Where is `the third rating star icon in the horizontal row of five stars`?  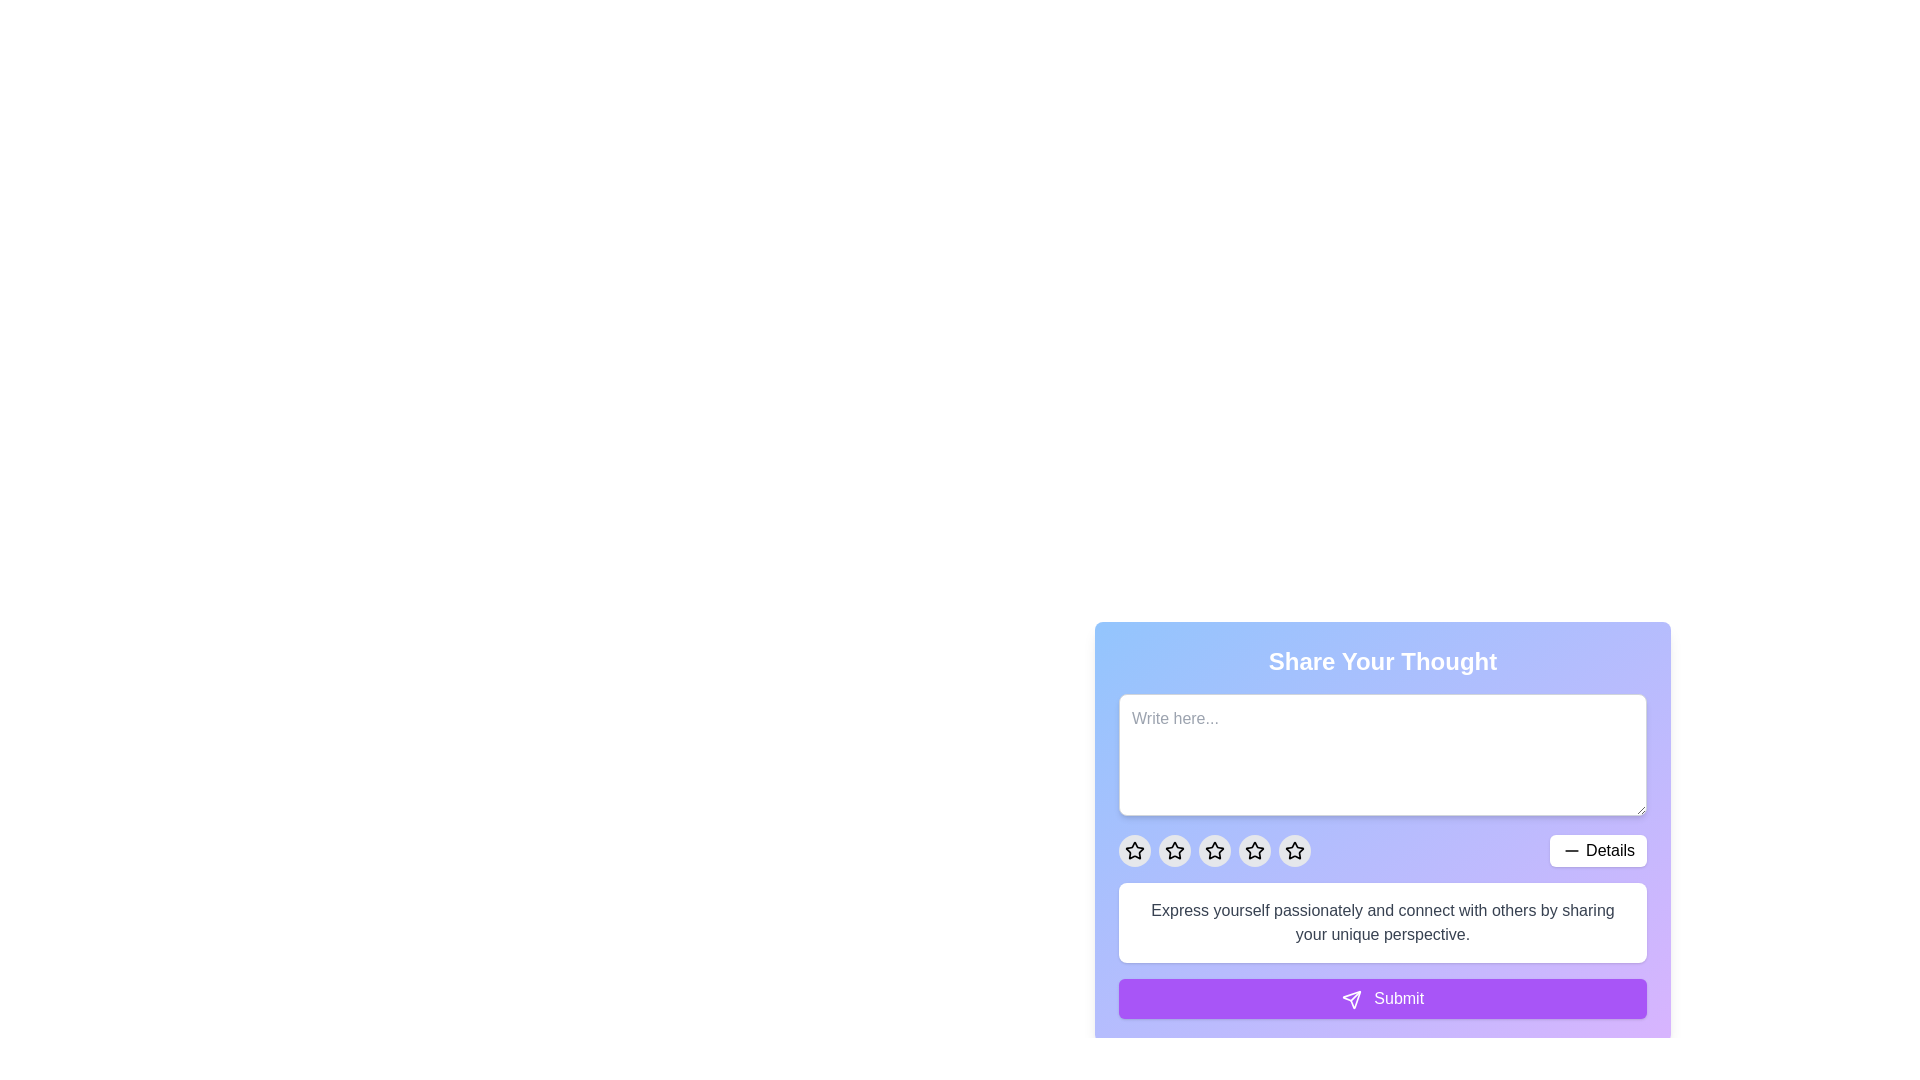 the third rating star icon in the horizontal row of five stars is located at coordinates (1213, 851).